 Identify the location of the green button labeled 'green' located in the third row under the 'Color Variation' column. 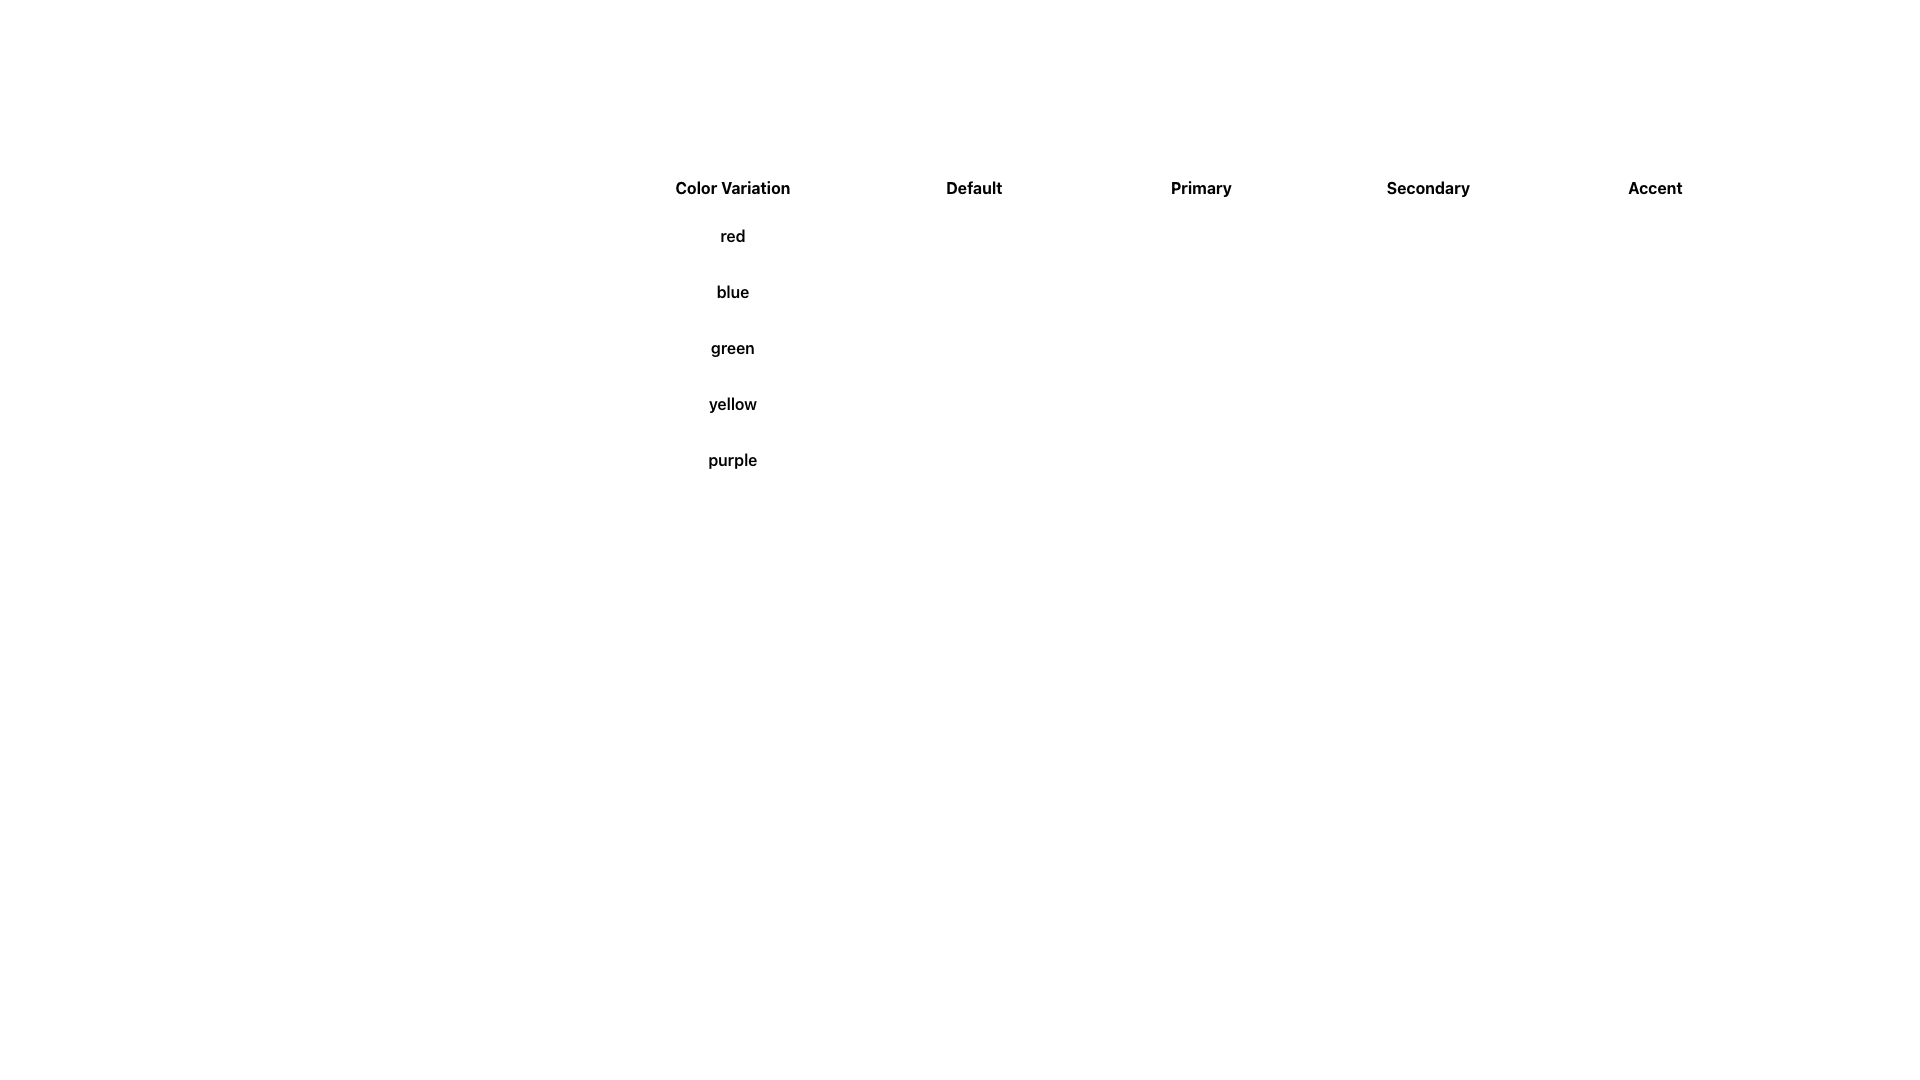
(922, 346).